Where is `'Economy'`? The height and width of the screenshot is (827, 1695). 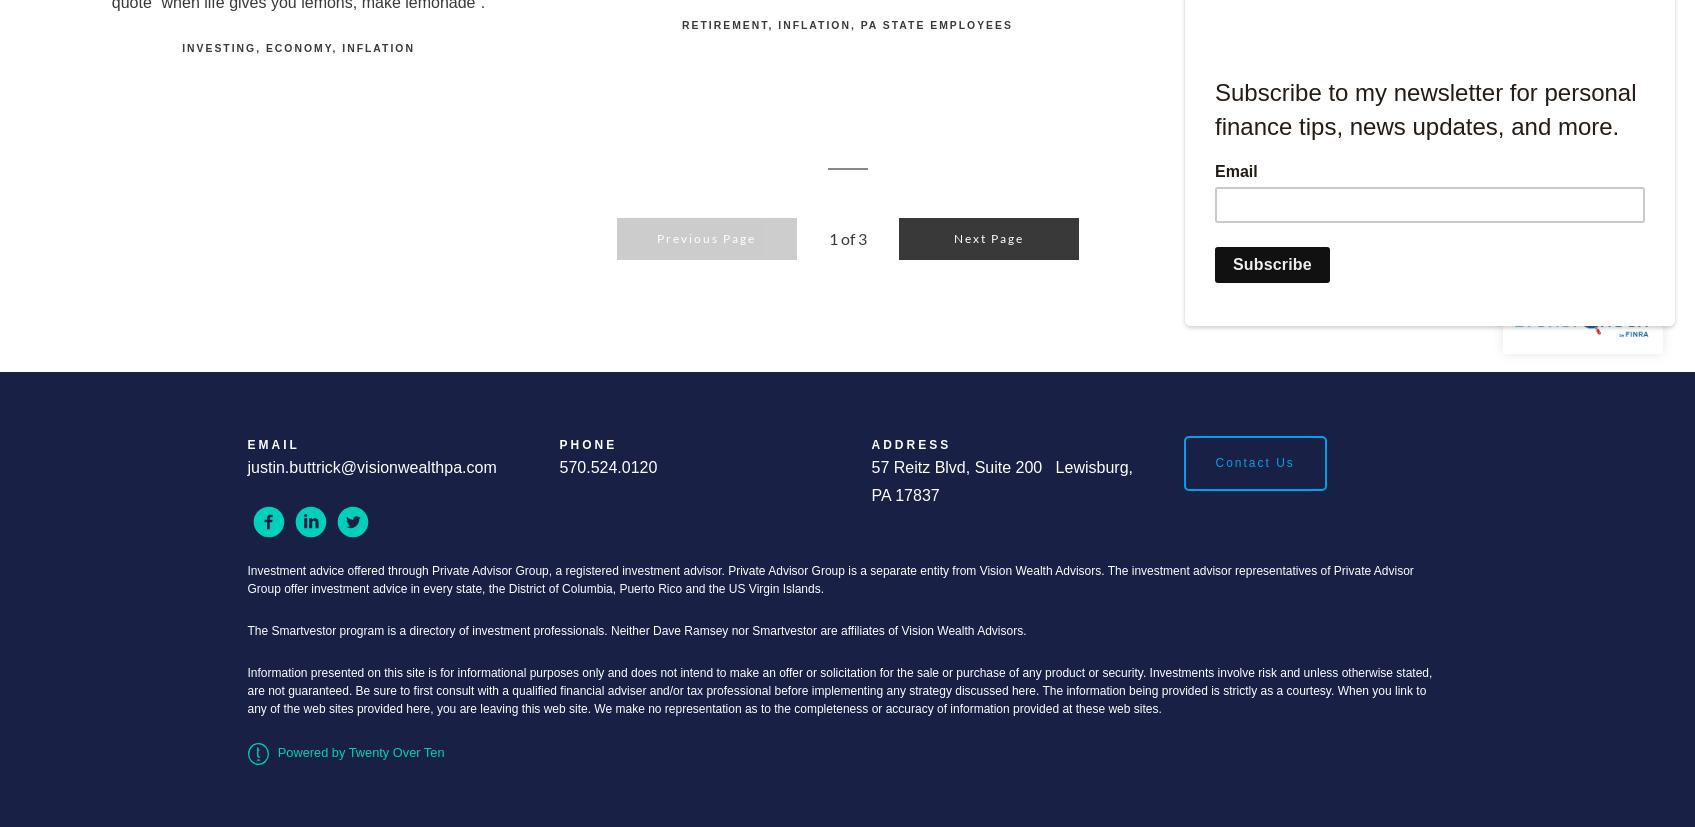 'Economy' is located at coordinates (298, 46).